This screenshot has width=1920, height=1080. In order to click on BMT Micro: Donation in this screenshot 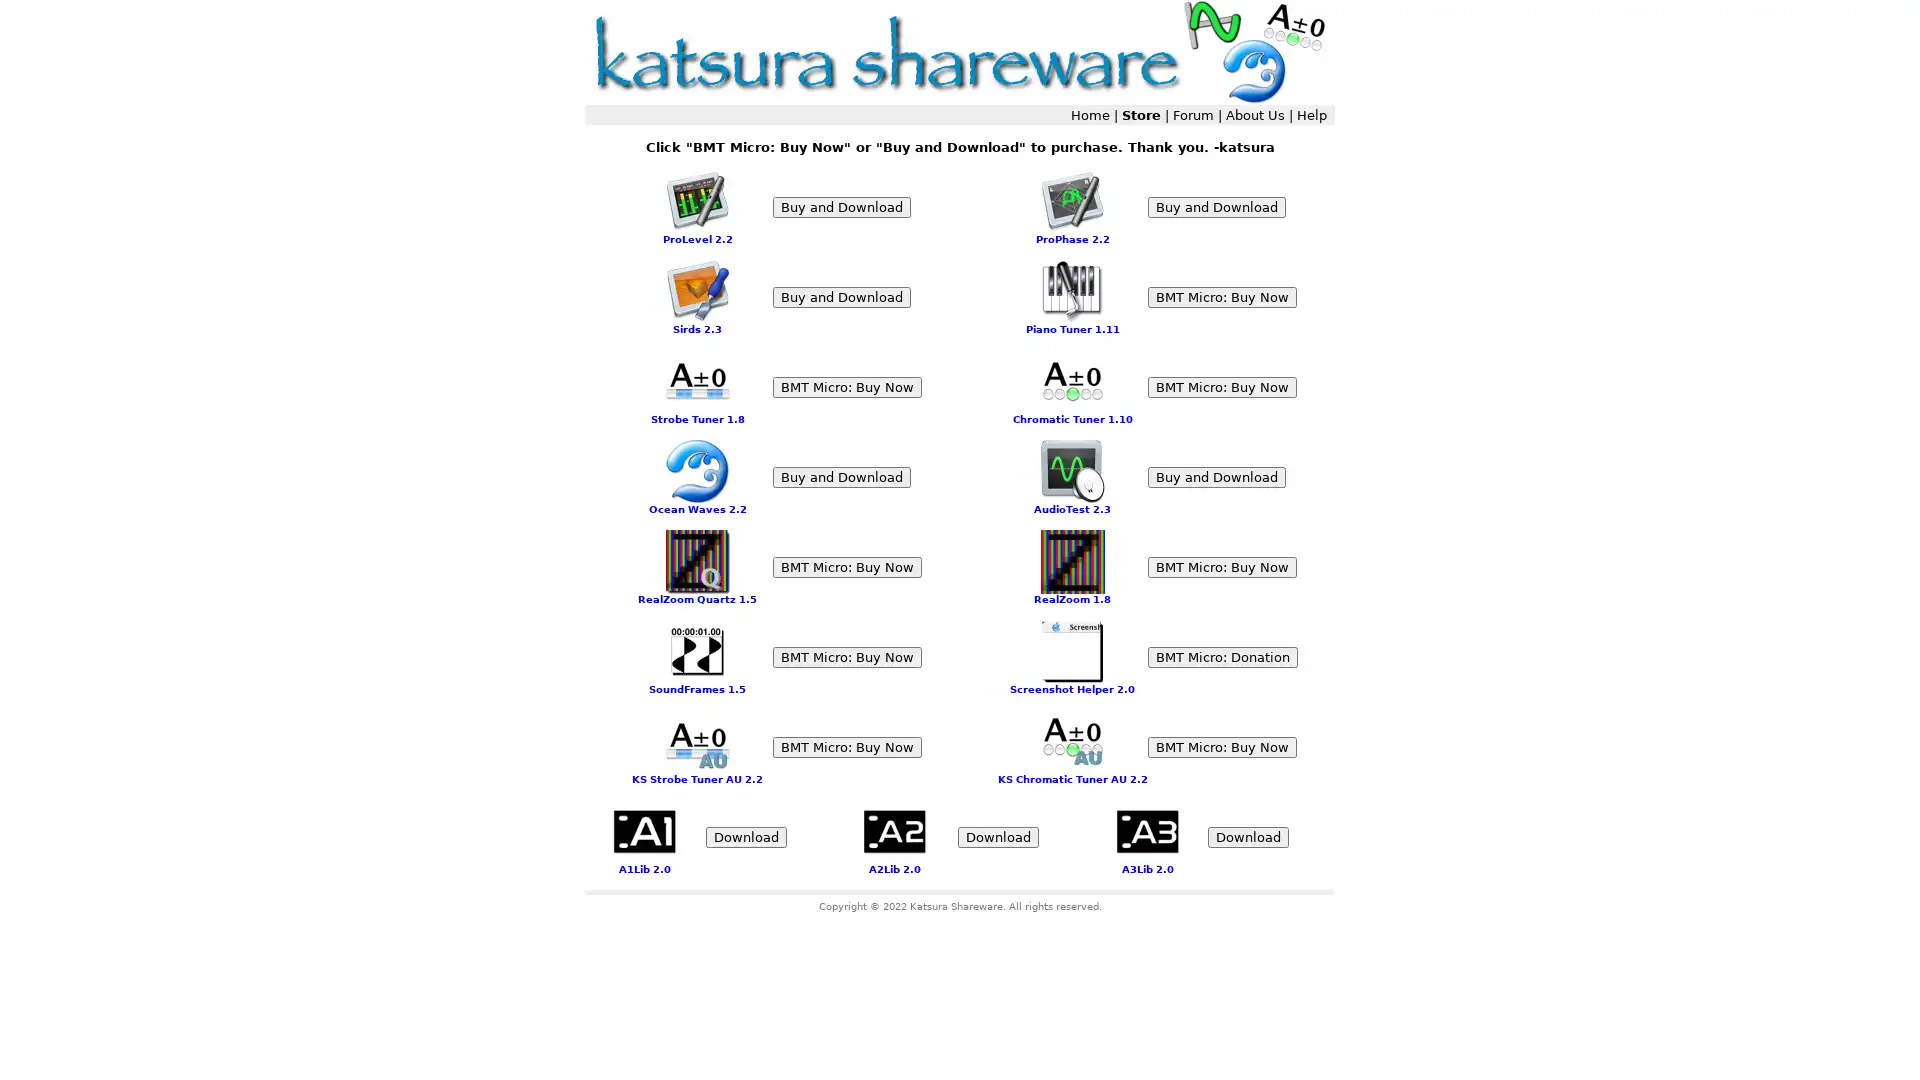, I will do `click(1221, 657)`.